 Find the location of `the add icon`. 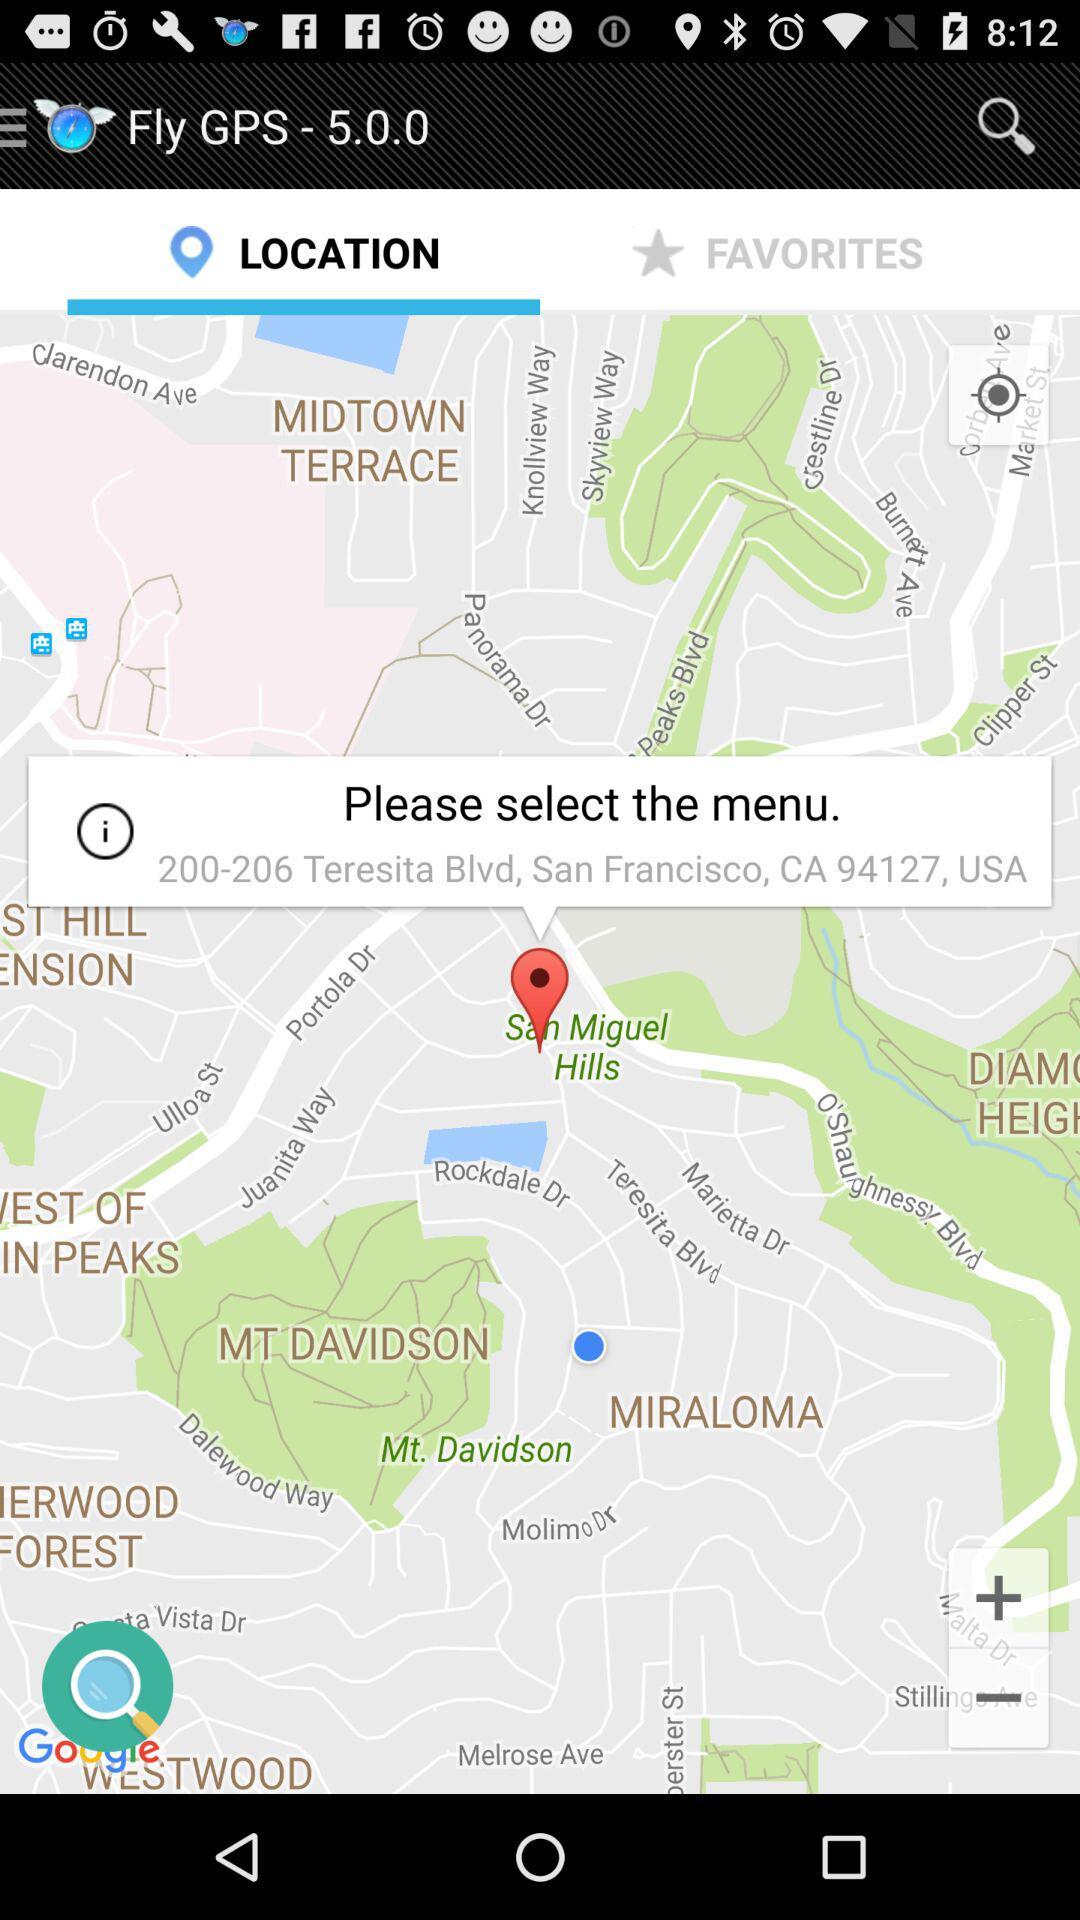

the add icon is located at coordinates (998, 1707).